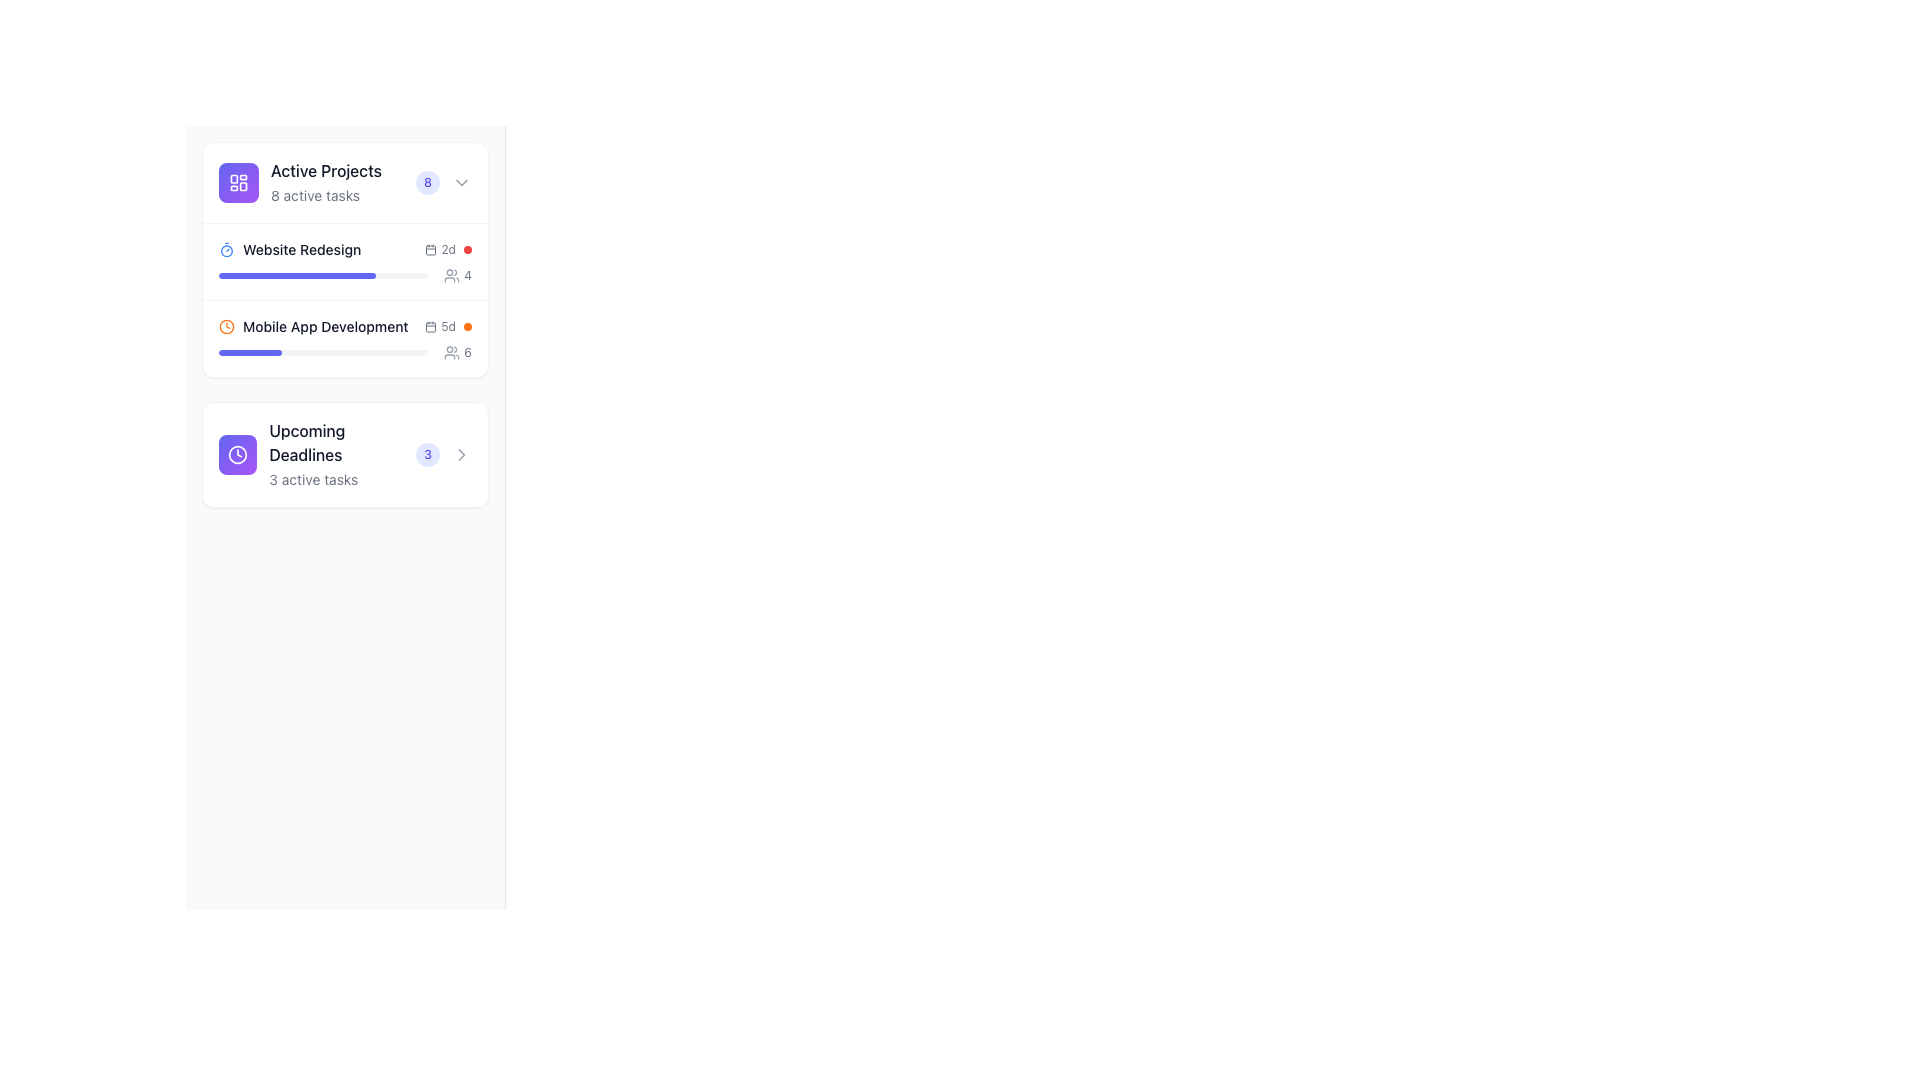 The height and width of the screenshot is (1080, 1920). I want to click on the width of the filled portion of the progress bar segment for the 'Mobile App Development' project to gauge its completion percentage, so click(249, 352).